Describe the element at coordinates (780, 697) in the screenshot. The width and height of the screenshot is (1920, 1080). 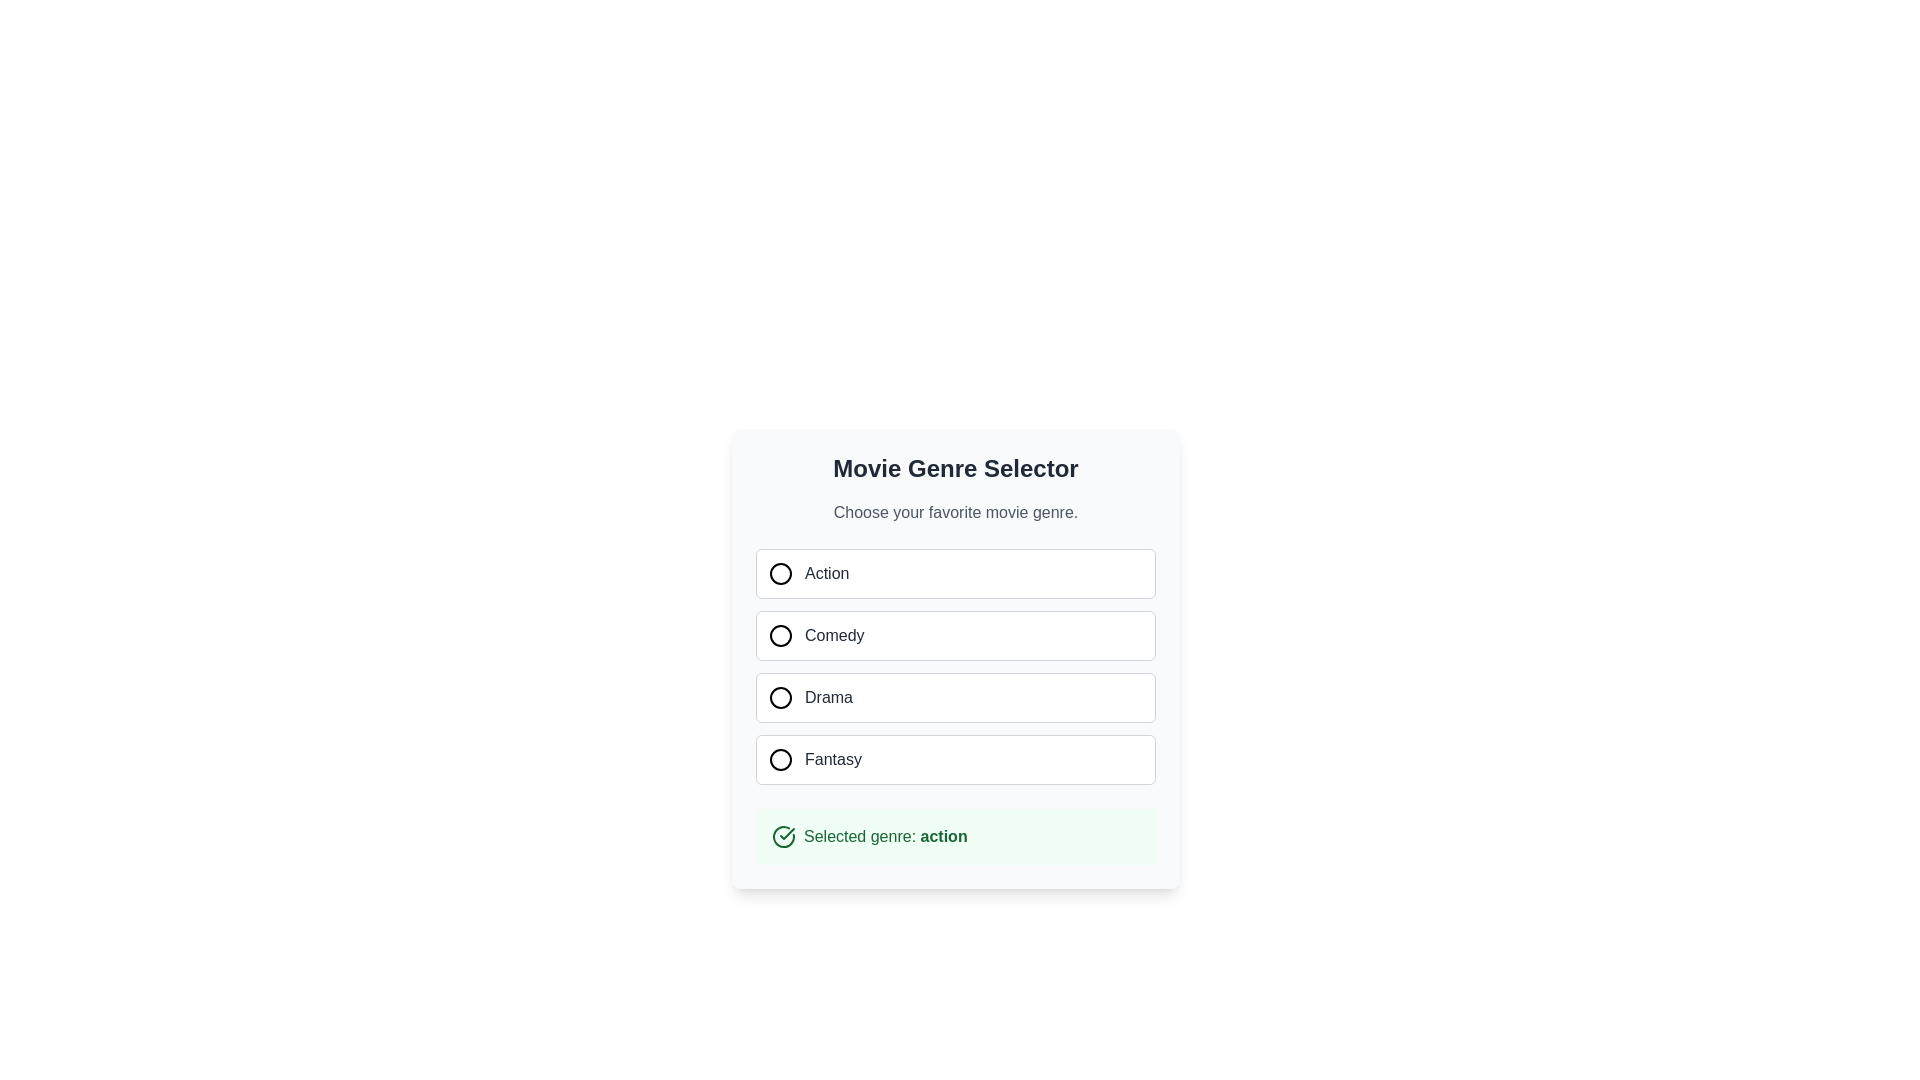
I see `the circular graphical representation of the radio button for the 'Drama' option in the 'Movie Genre Selector' list` at that location.